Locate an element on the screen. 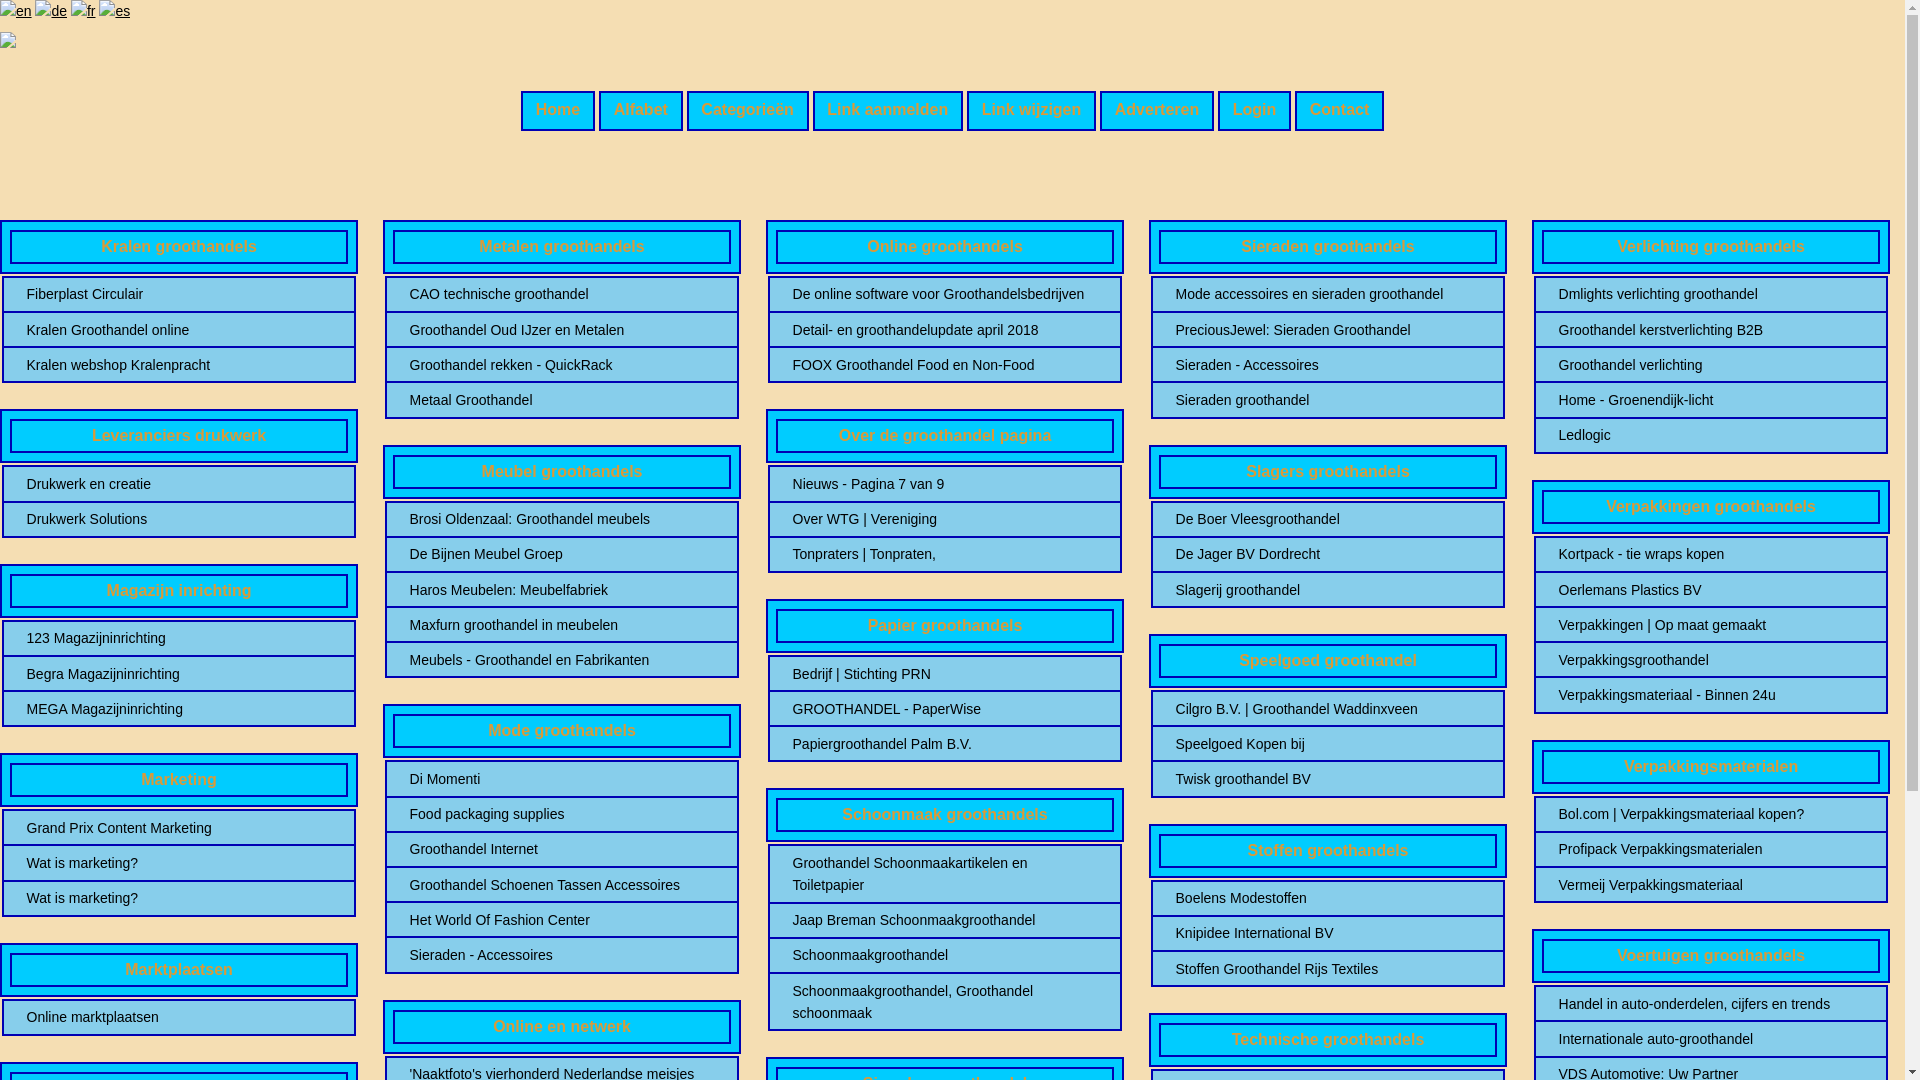 The image size is (1920, 1080). 'Maxfurn groothandel in meubelen' is located at coordinates (408, 623).